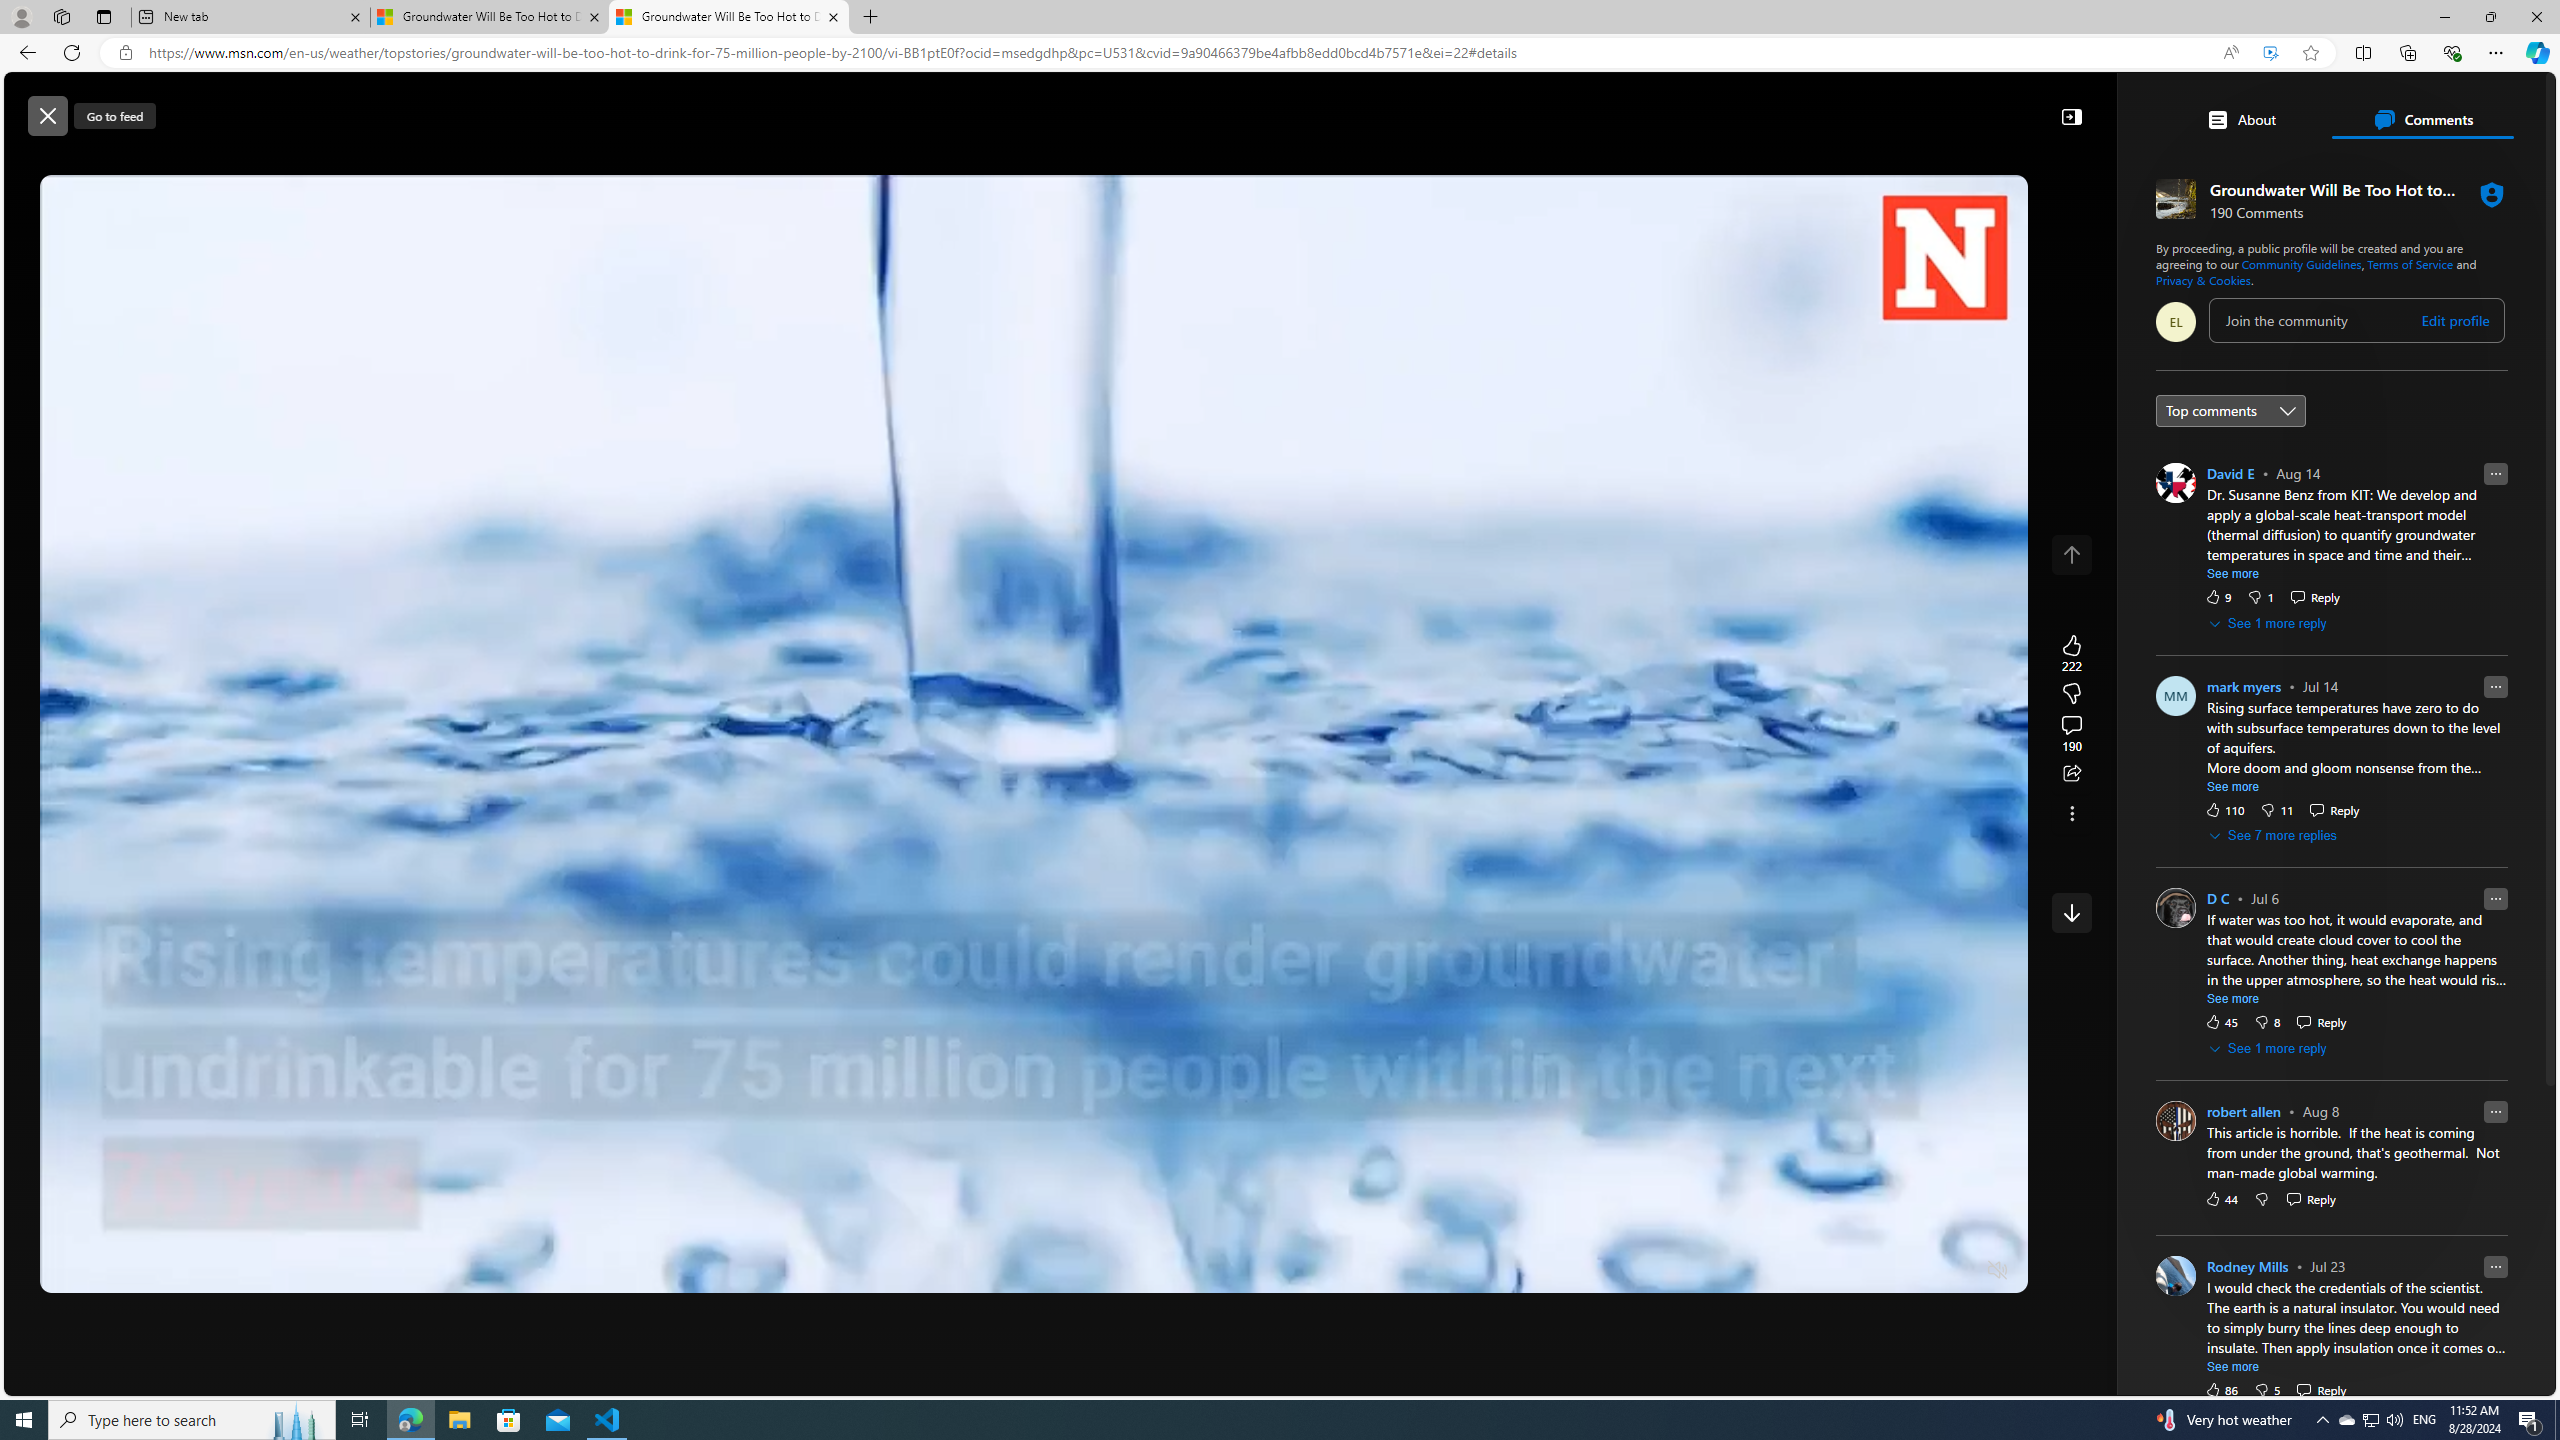  Describe the element at coordinates (2268, 1049) in the screenshot. I see `'See 1 more reply'` at that location.